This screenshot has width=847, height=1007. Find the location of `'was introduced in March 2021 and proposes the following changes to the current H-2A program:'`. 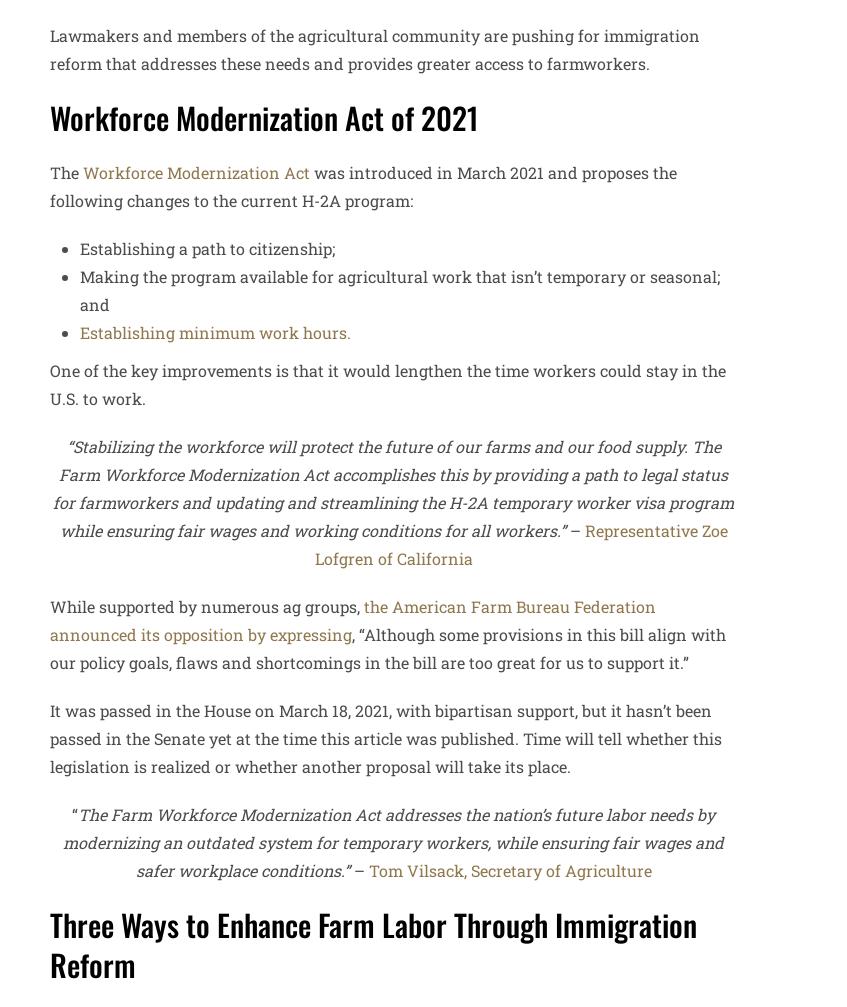

'was introduced in March 2021 and proposes the following changes to the current H-2A program:' is located at coordinates (48, 185).